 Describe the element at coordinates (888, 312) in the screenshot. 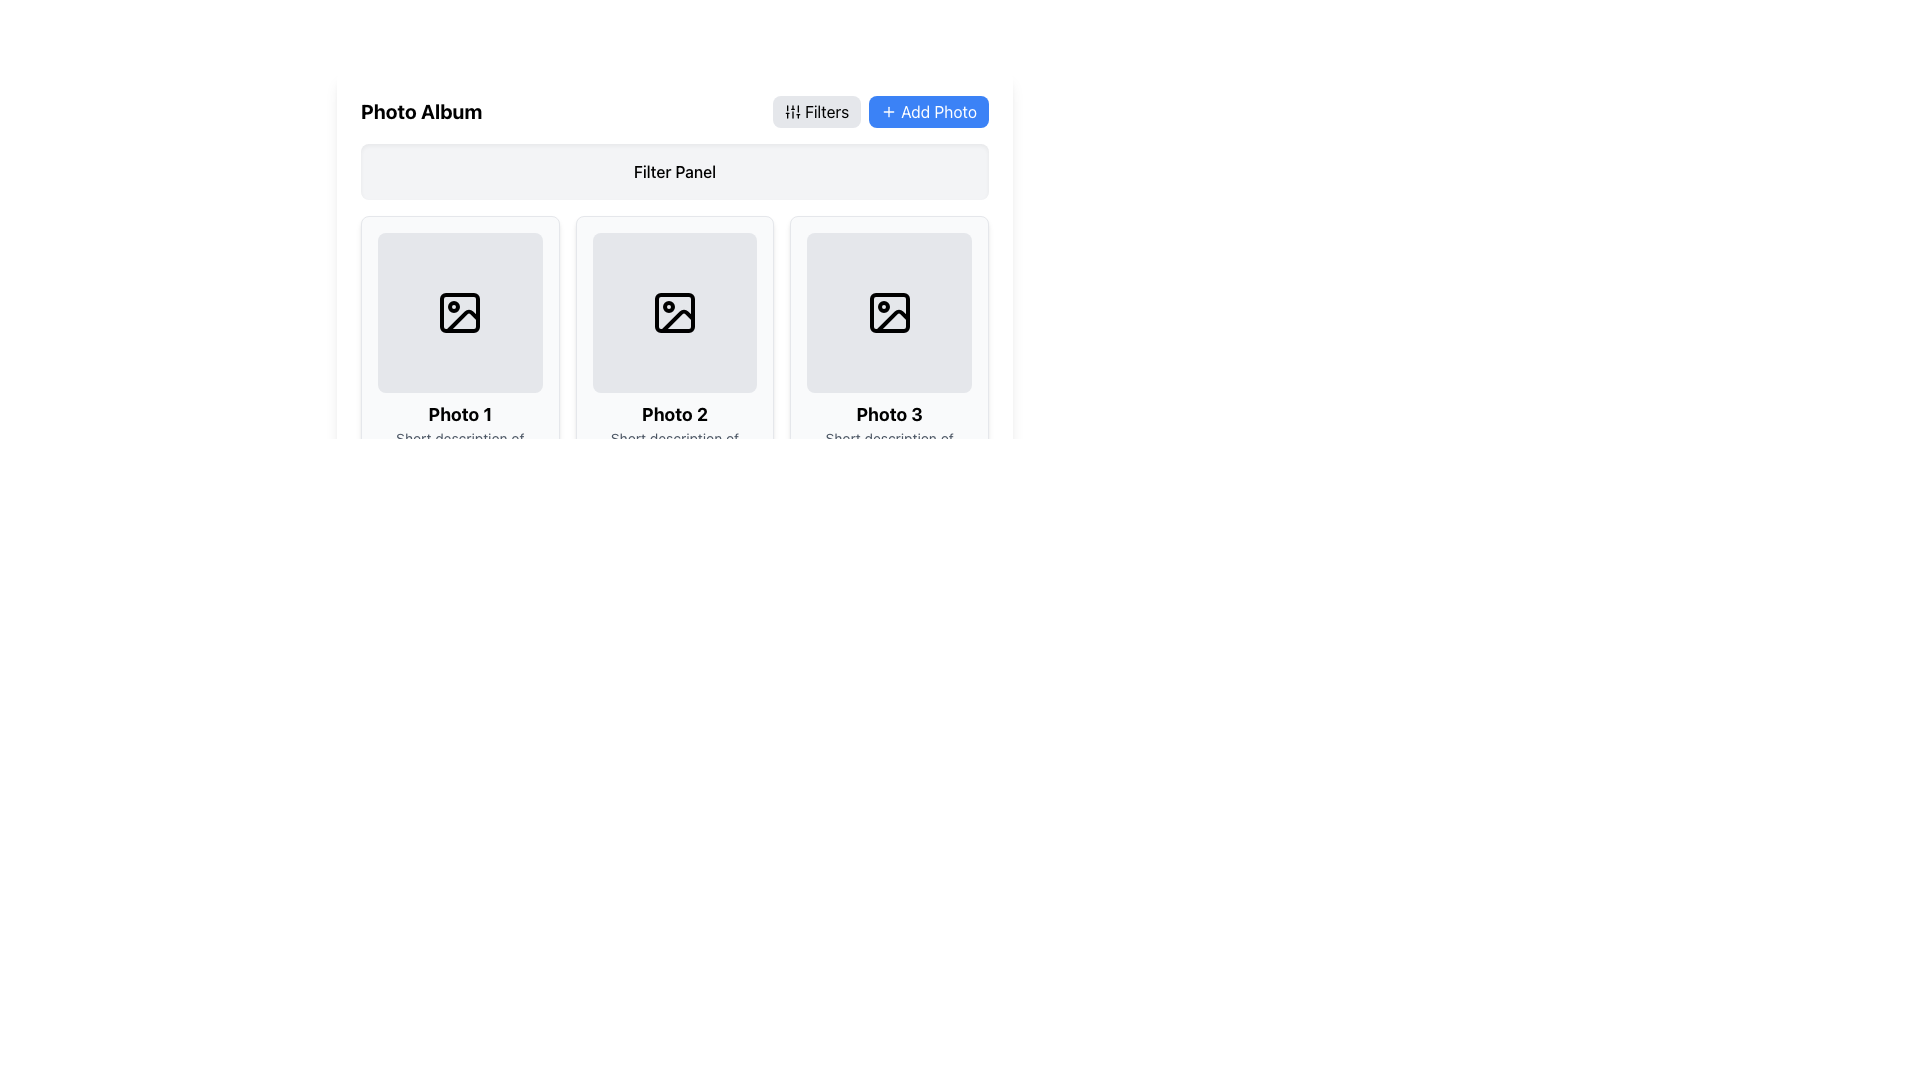

I see `the square-shaped icon resembling an image placeholder, which is part of the 'Filter Panel' under 'Photo 3' and contains a circular dot and a diagonal line` at that location.